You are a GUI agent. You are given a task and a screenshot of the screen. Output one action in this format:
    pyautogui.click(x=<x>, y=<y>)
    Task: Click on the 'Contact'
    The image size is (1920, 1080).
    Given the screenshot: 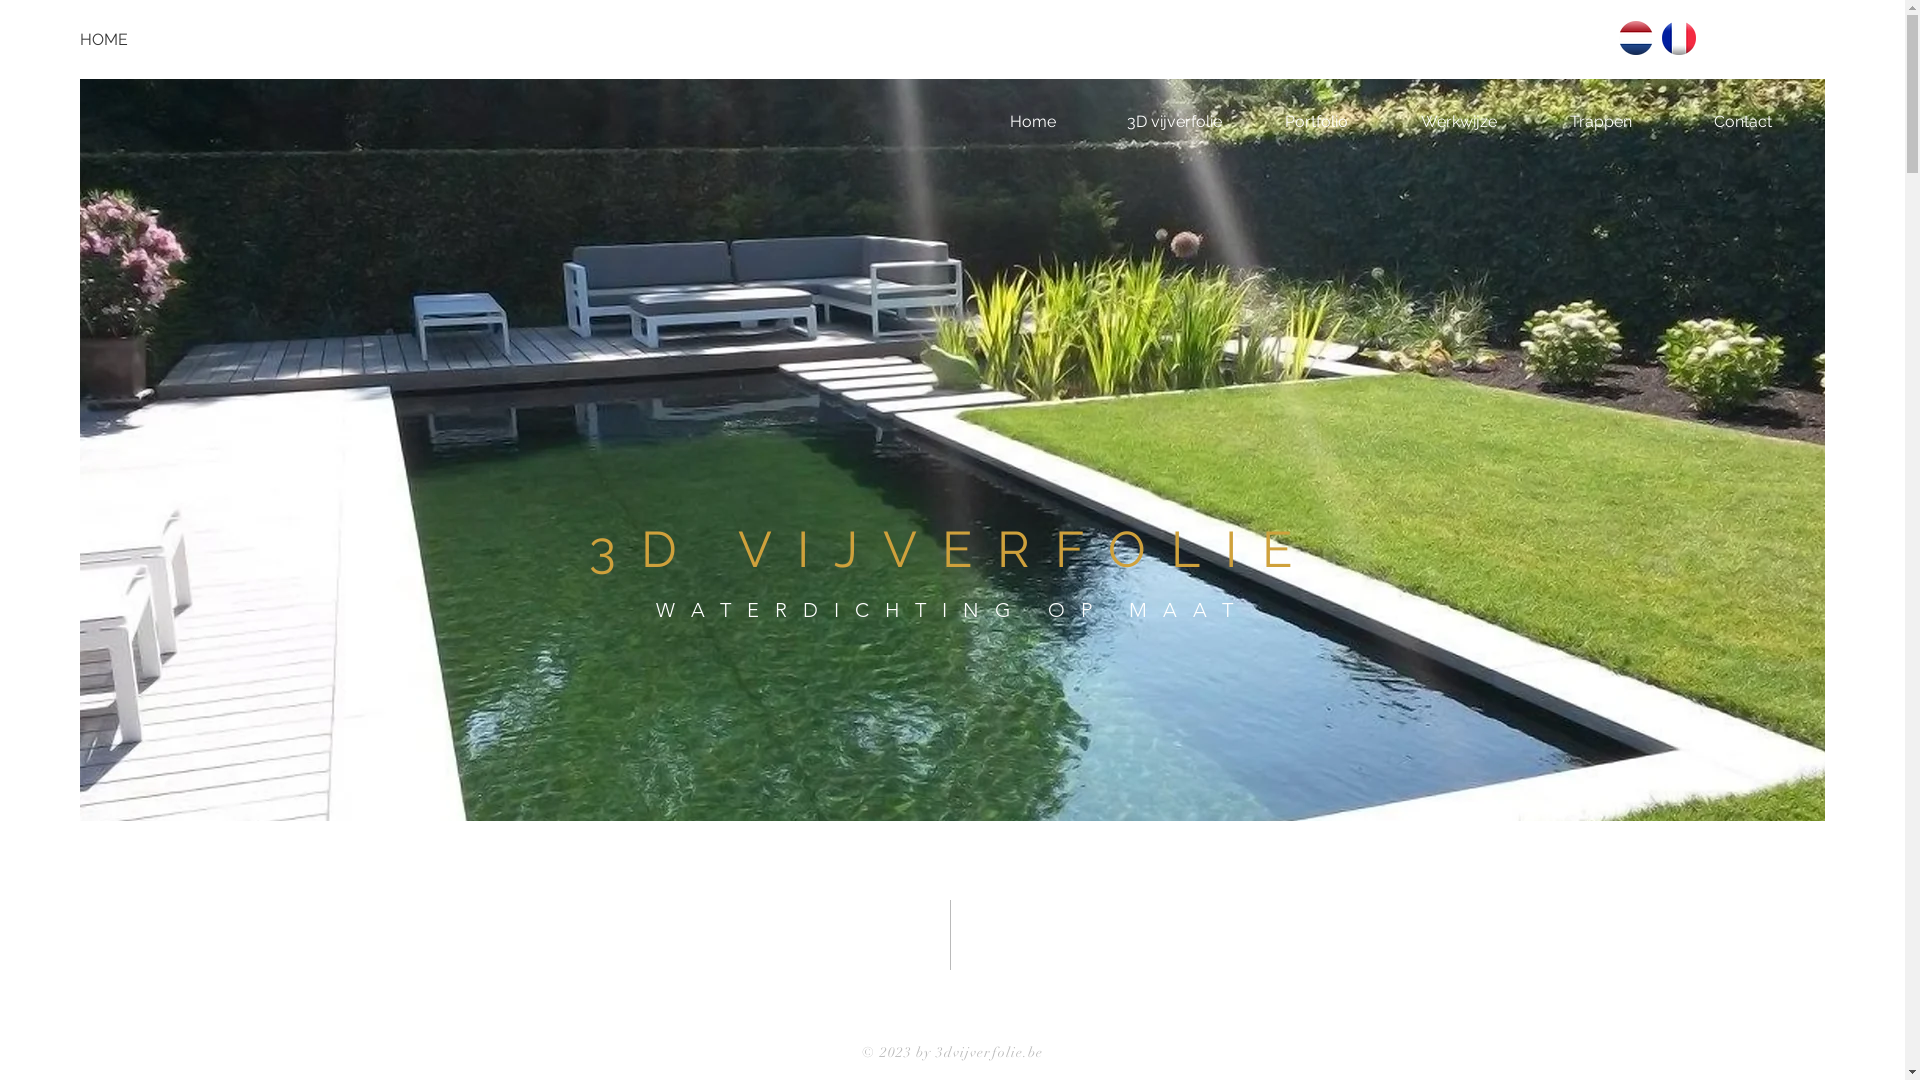 What is the action you would take?
    pyautogui.click(x=1741, y=122)
    